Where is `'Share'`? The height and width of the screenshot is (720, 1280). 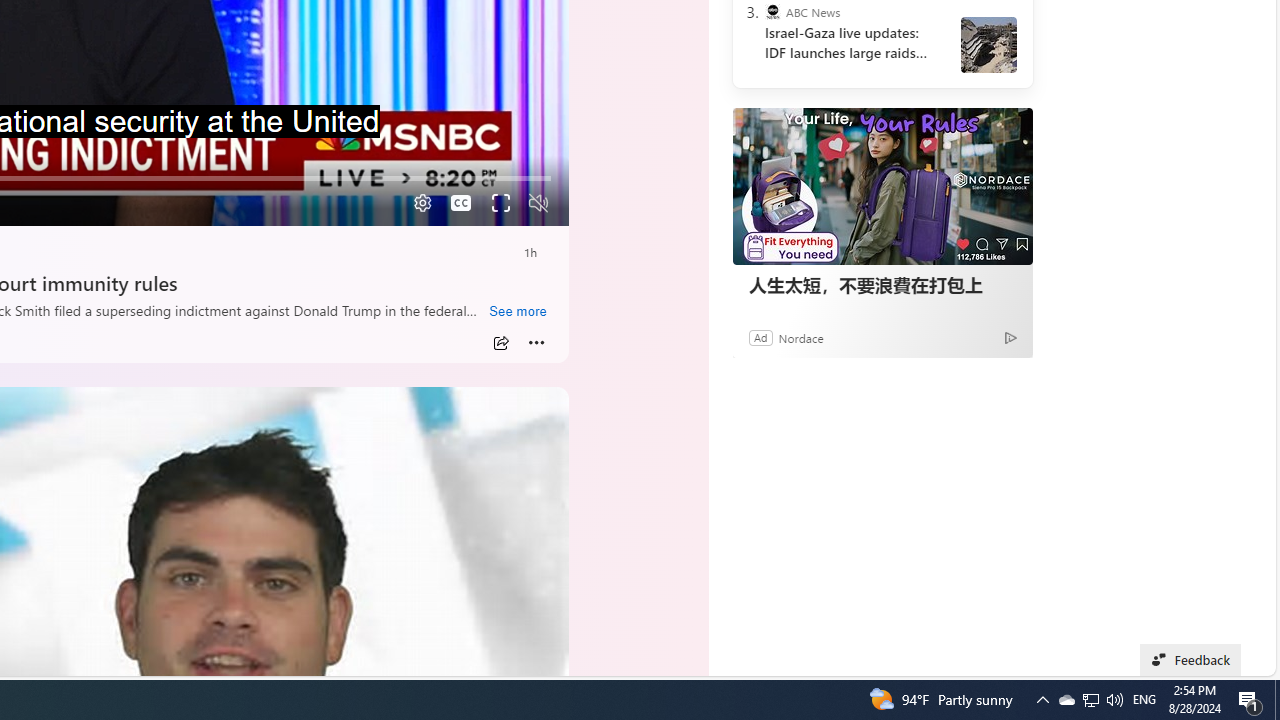
'Share' is located at coordinates (501, 342).